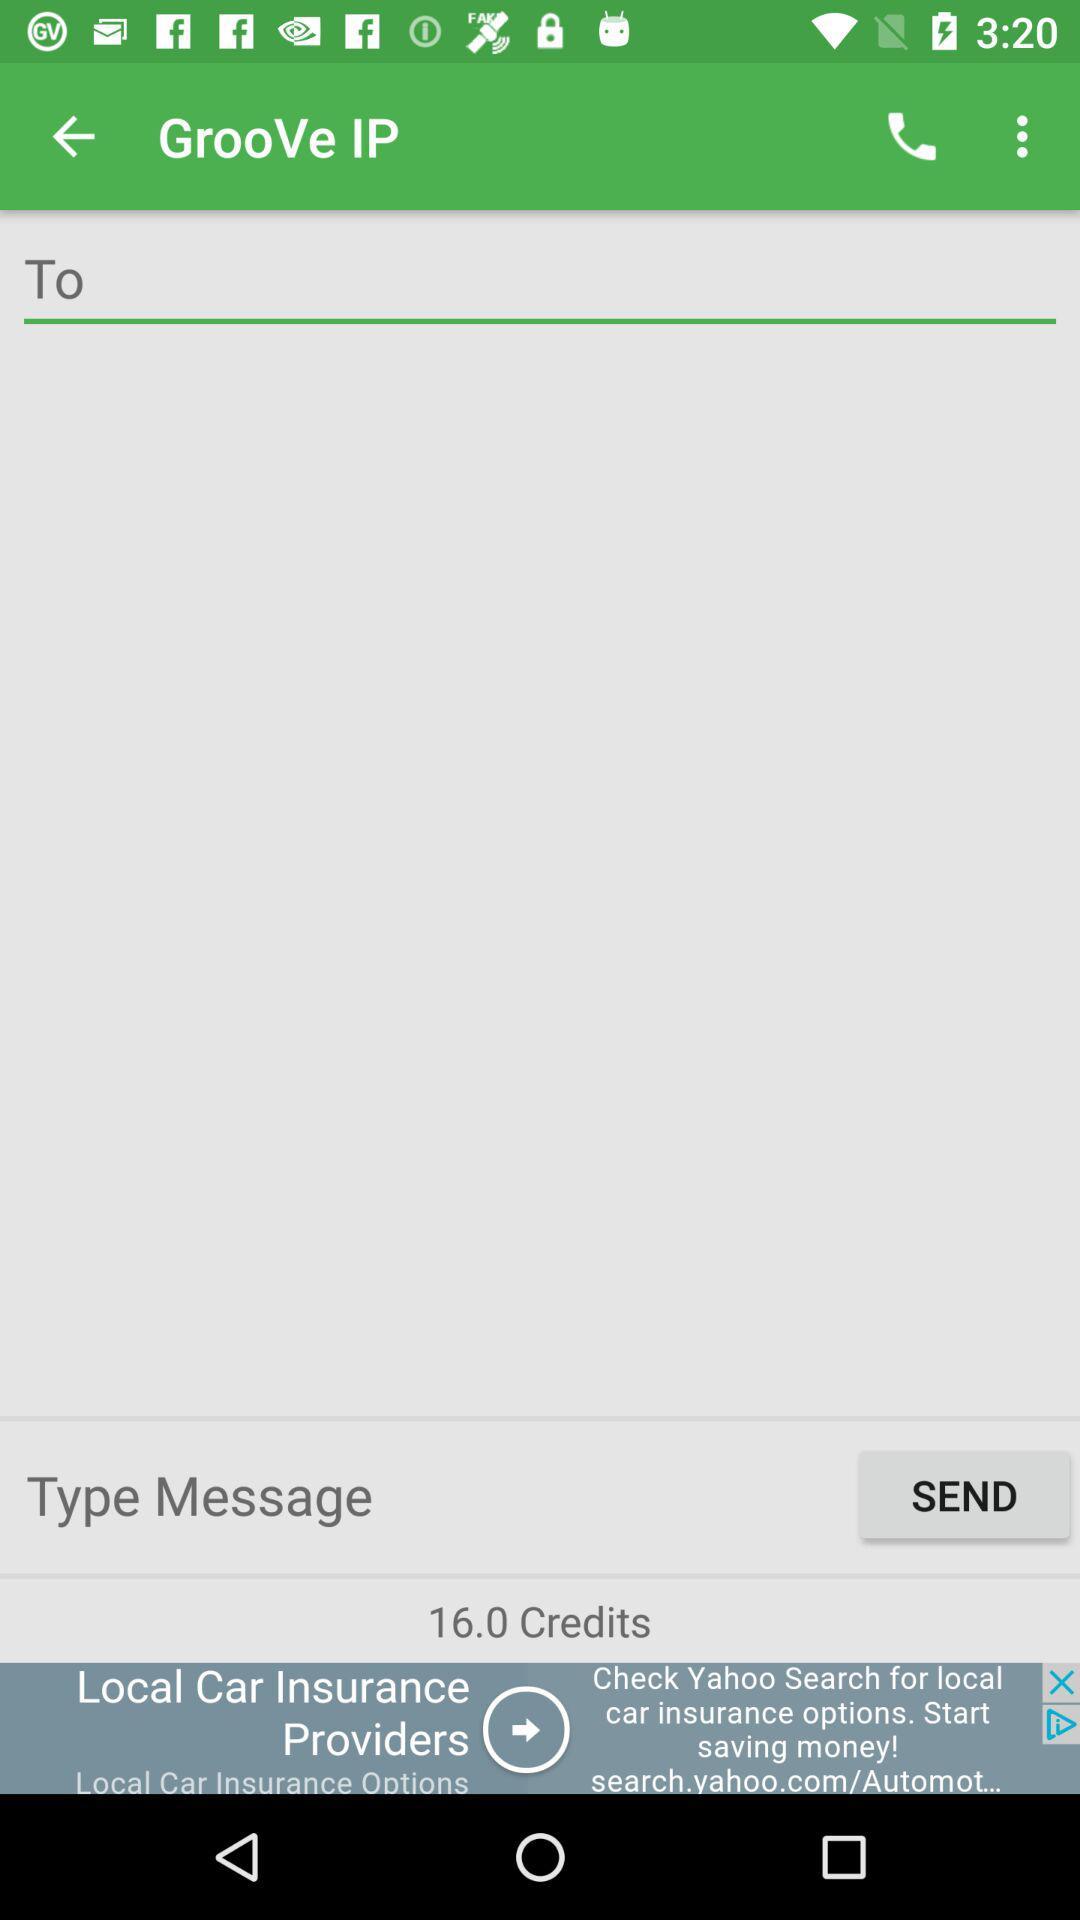  What do you see at coordinates (540, 281) in the screenshot?
I see `into search` at bounding box center [540, 281].